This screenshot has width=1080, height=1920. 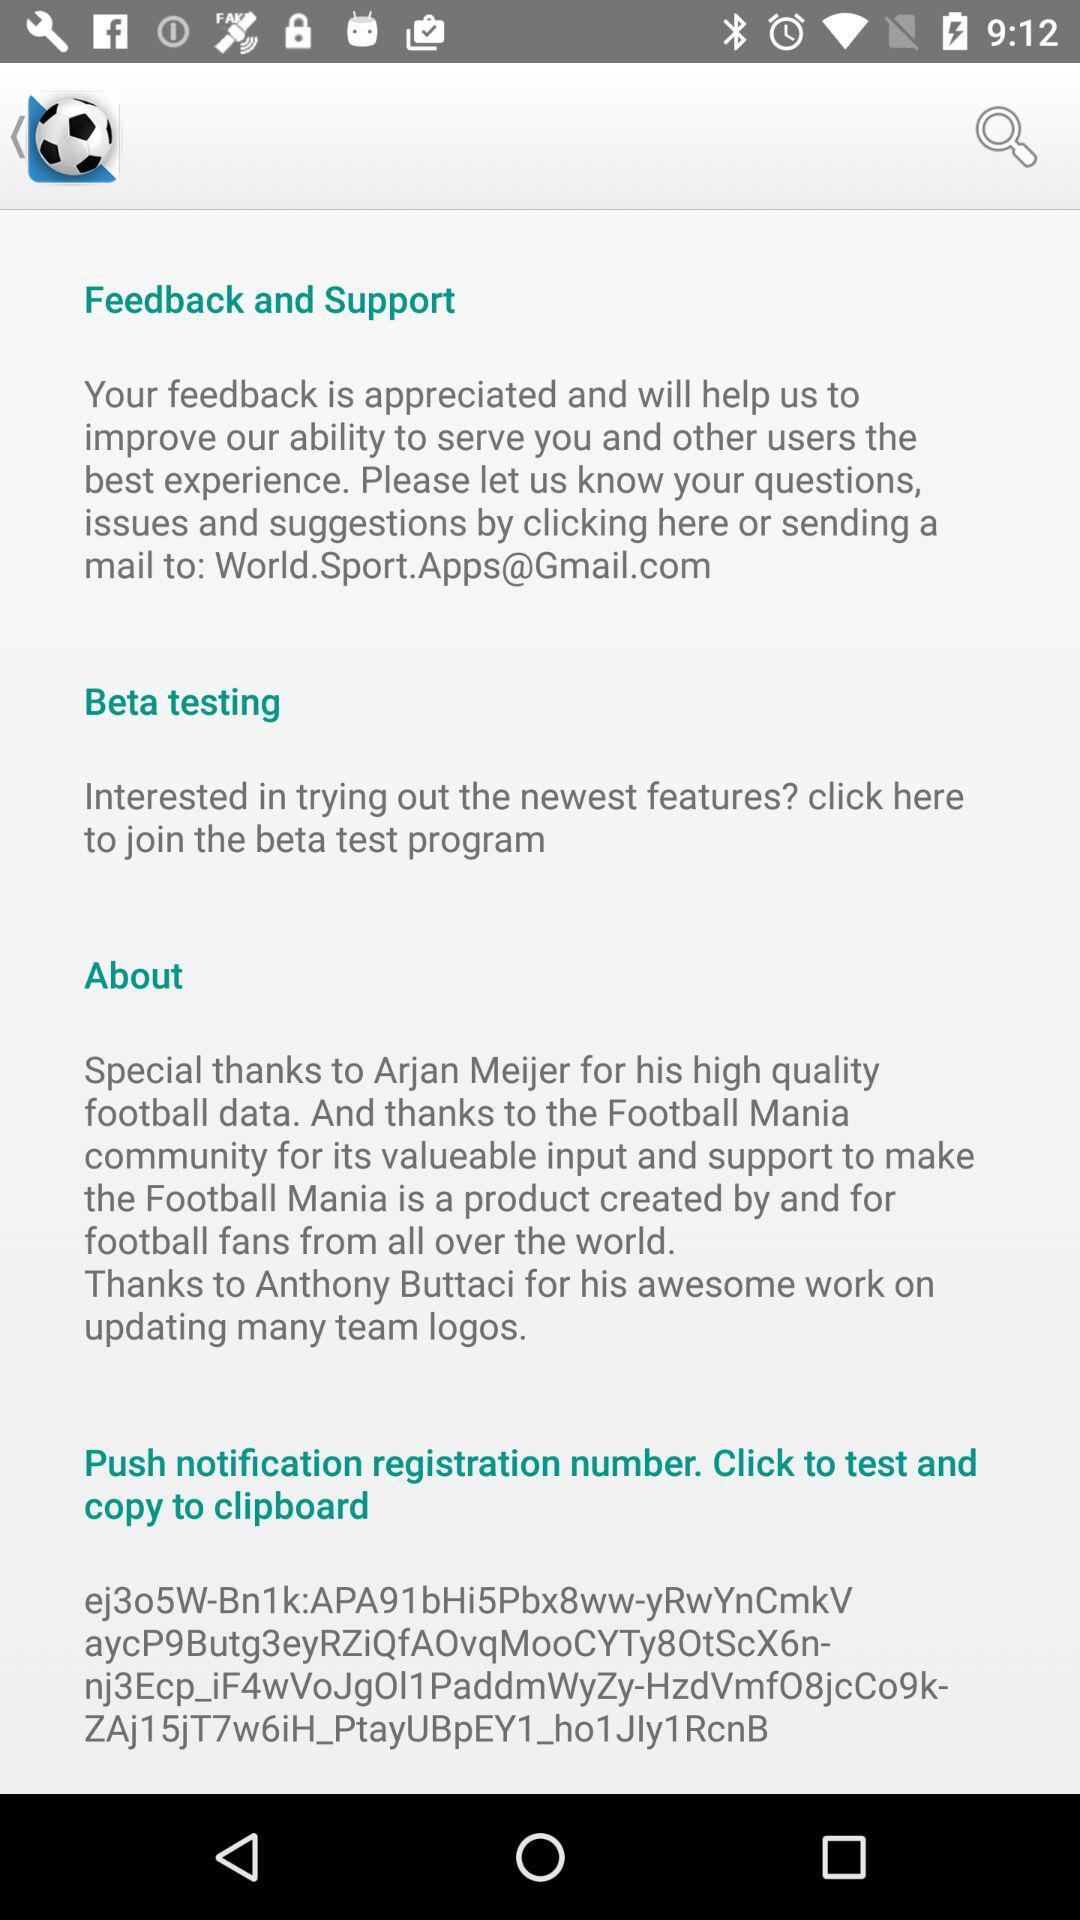 I want to click on the about item, so click(x=540, y=952).